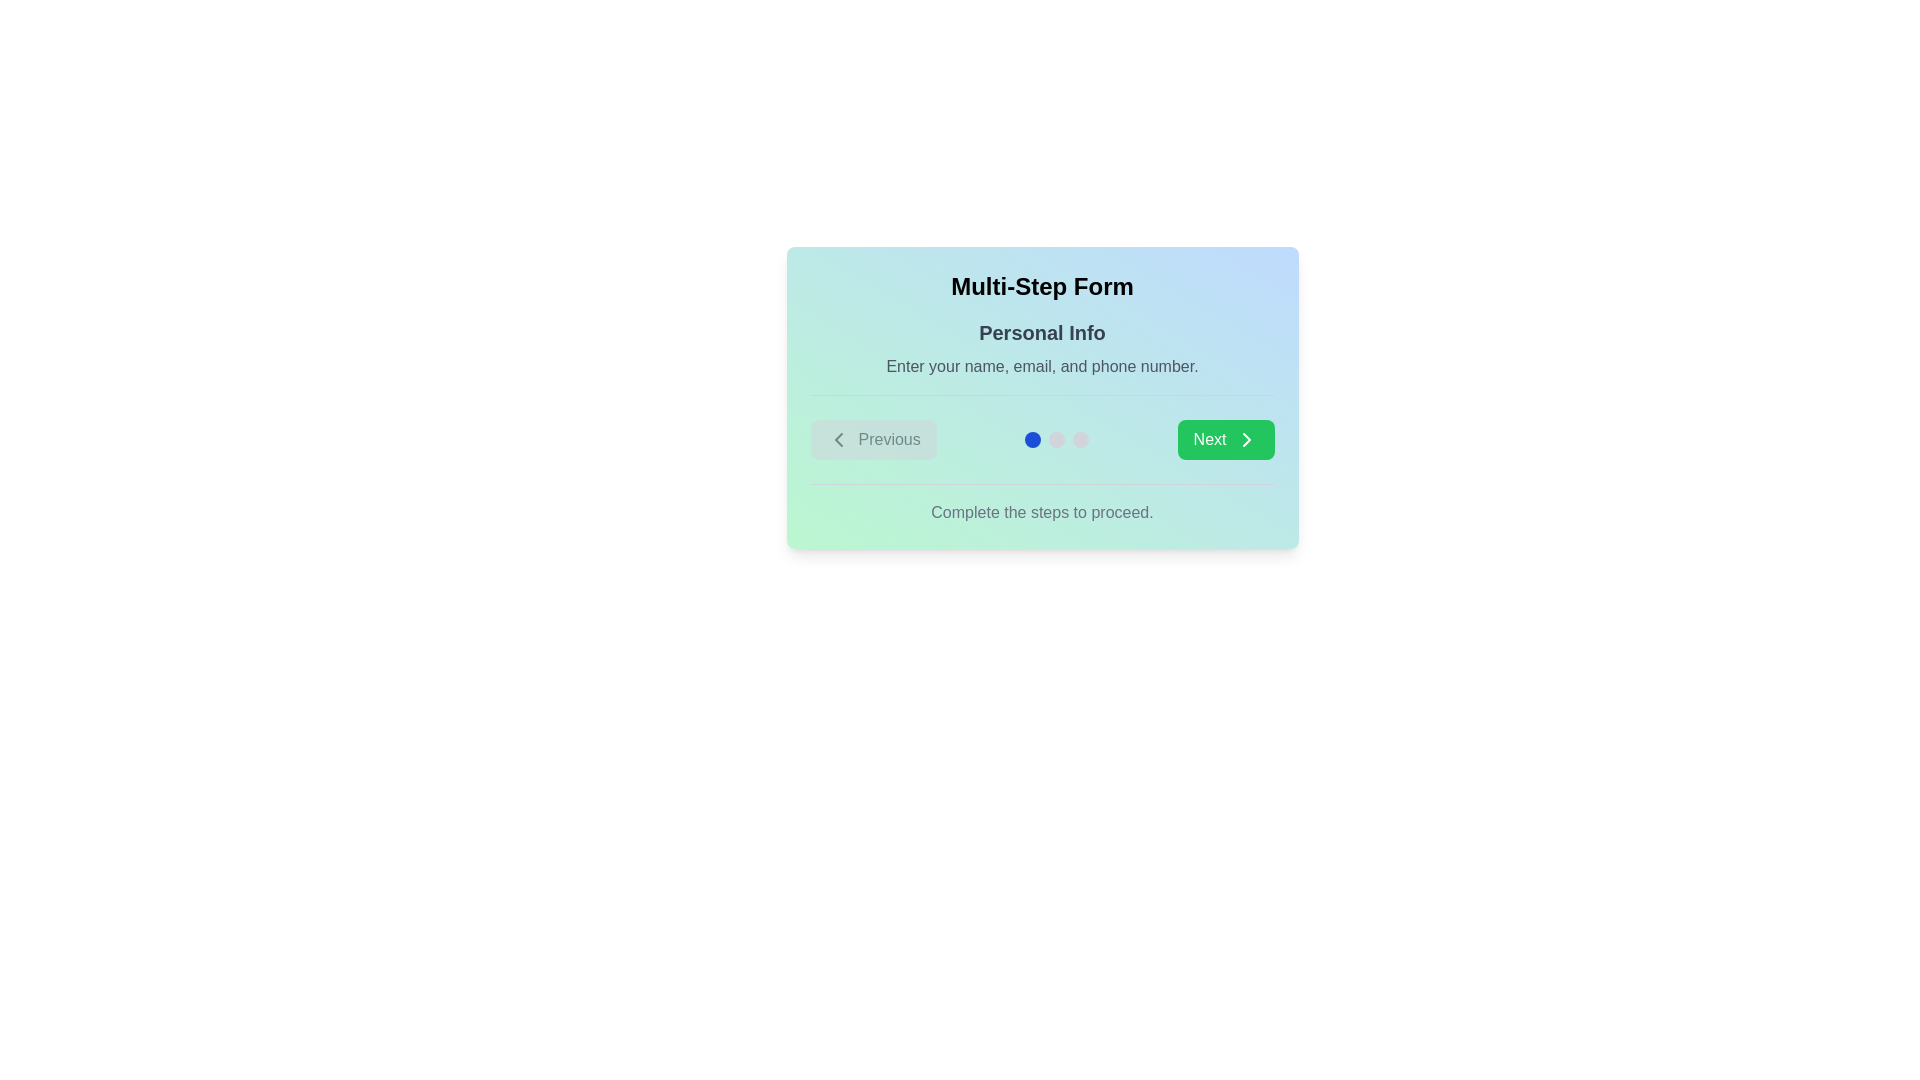  Describe the element at coordinates (838, 438) in the screenshot. I see `the left-pointing chevron icon within the 'Previous' button` at that location.